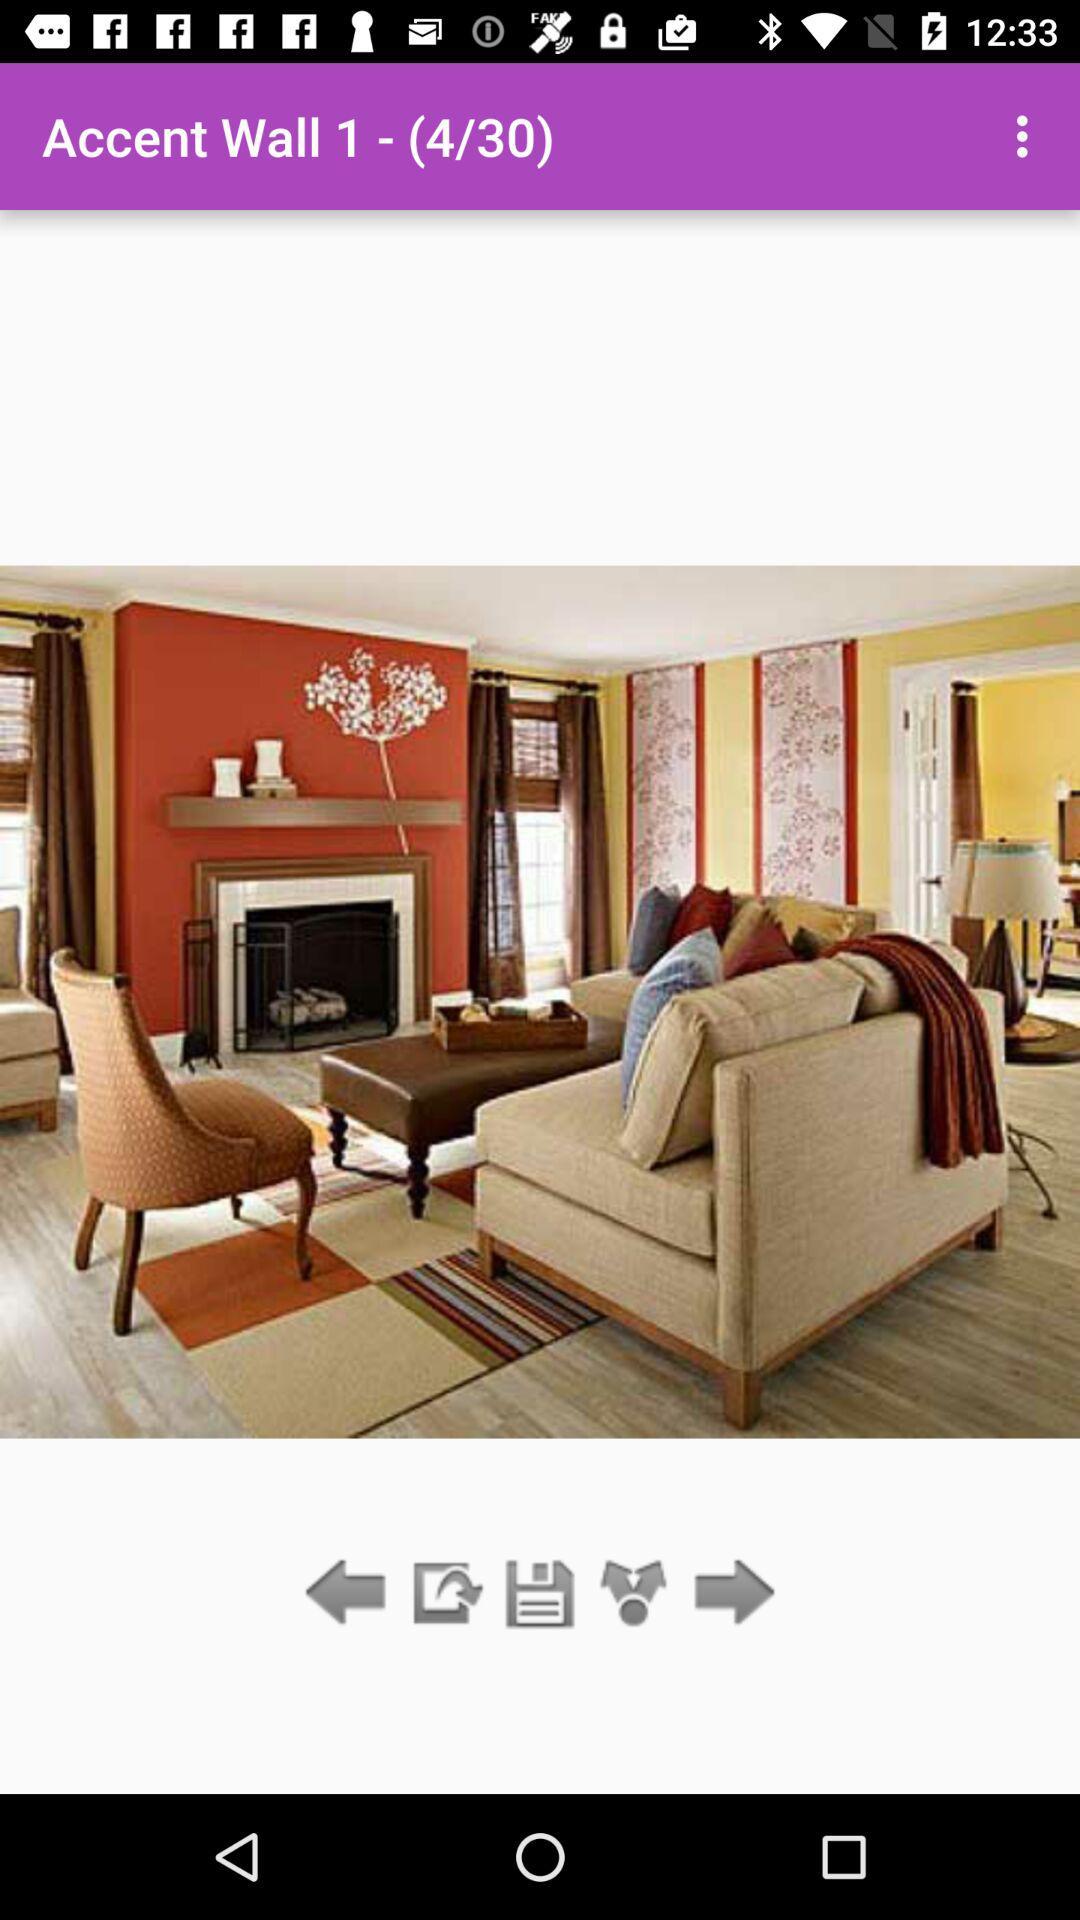  I want to click on the launch icon, so click(444, 1593).